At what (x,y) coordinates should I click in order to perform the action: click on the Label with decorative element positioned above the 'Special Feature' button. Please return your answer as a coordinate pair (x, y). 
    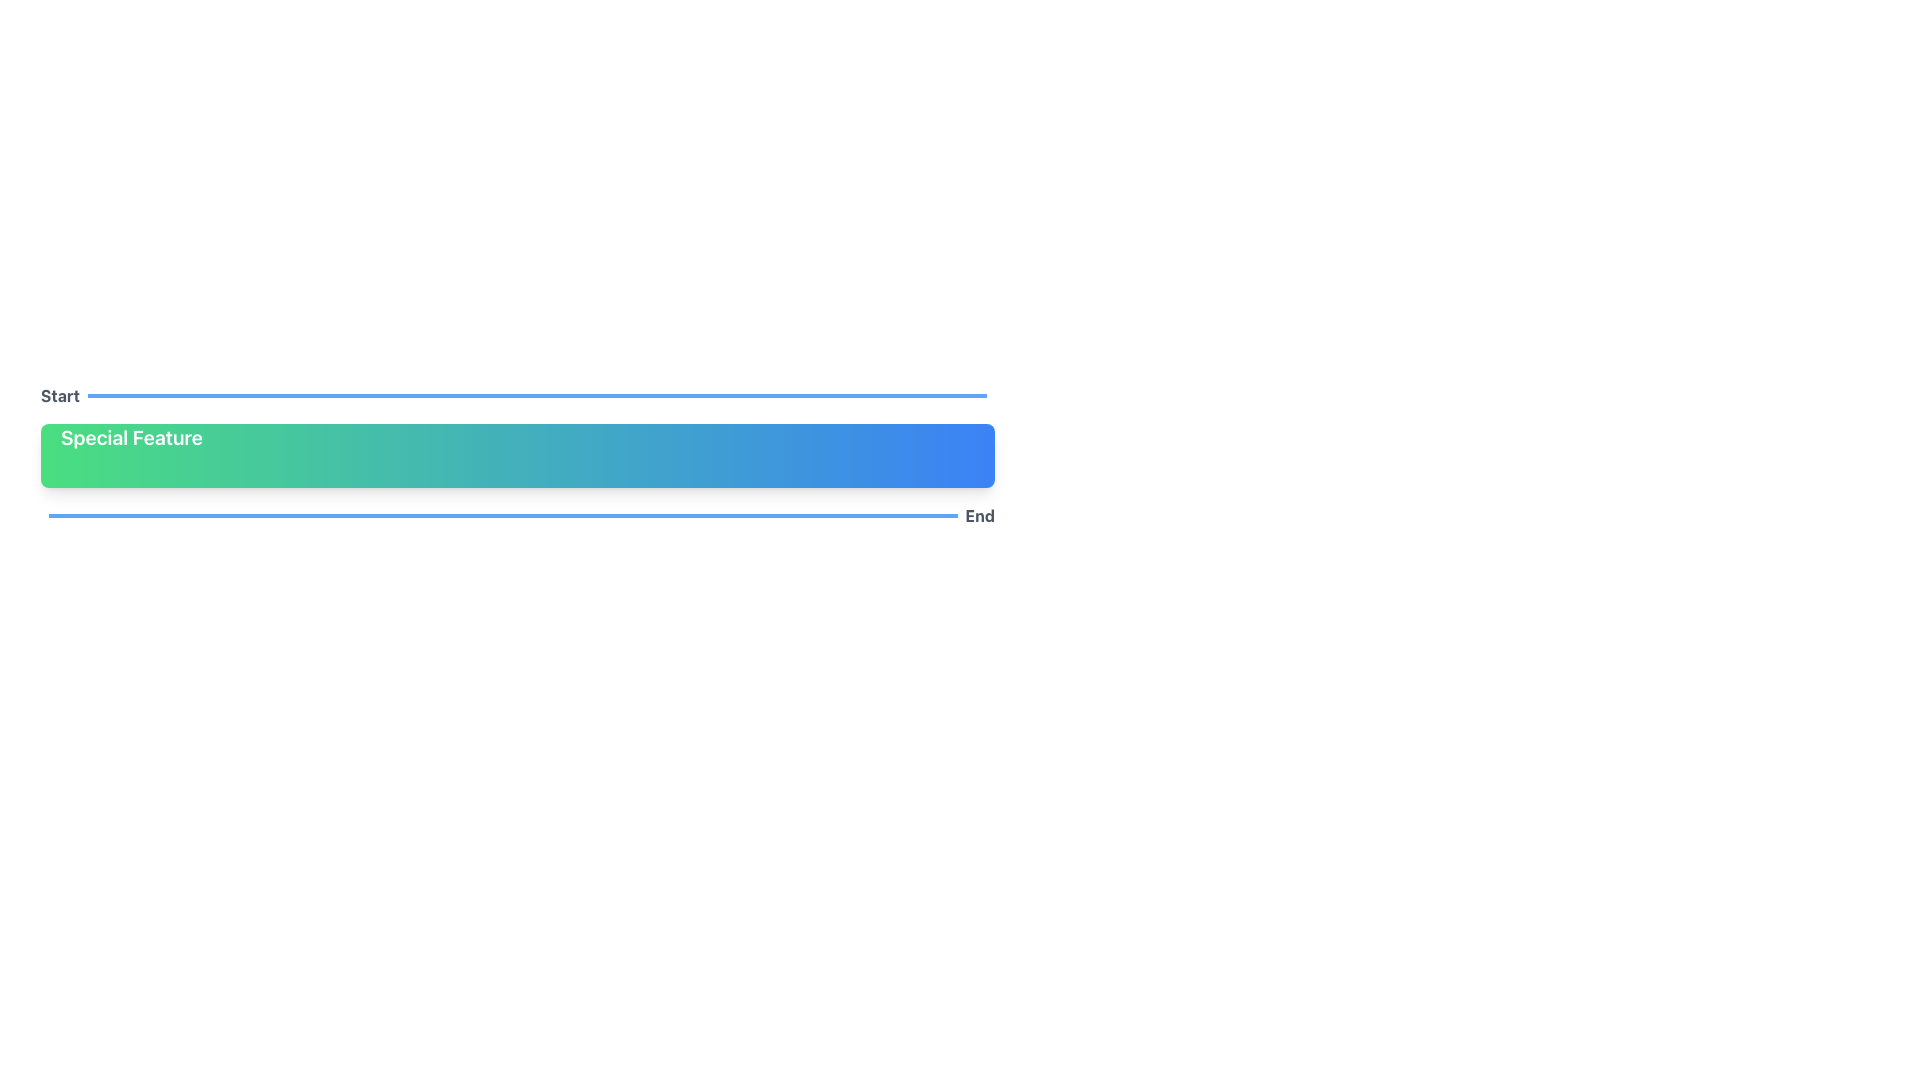
    Looking at the image, I should click on (518, 396).